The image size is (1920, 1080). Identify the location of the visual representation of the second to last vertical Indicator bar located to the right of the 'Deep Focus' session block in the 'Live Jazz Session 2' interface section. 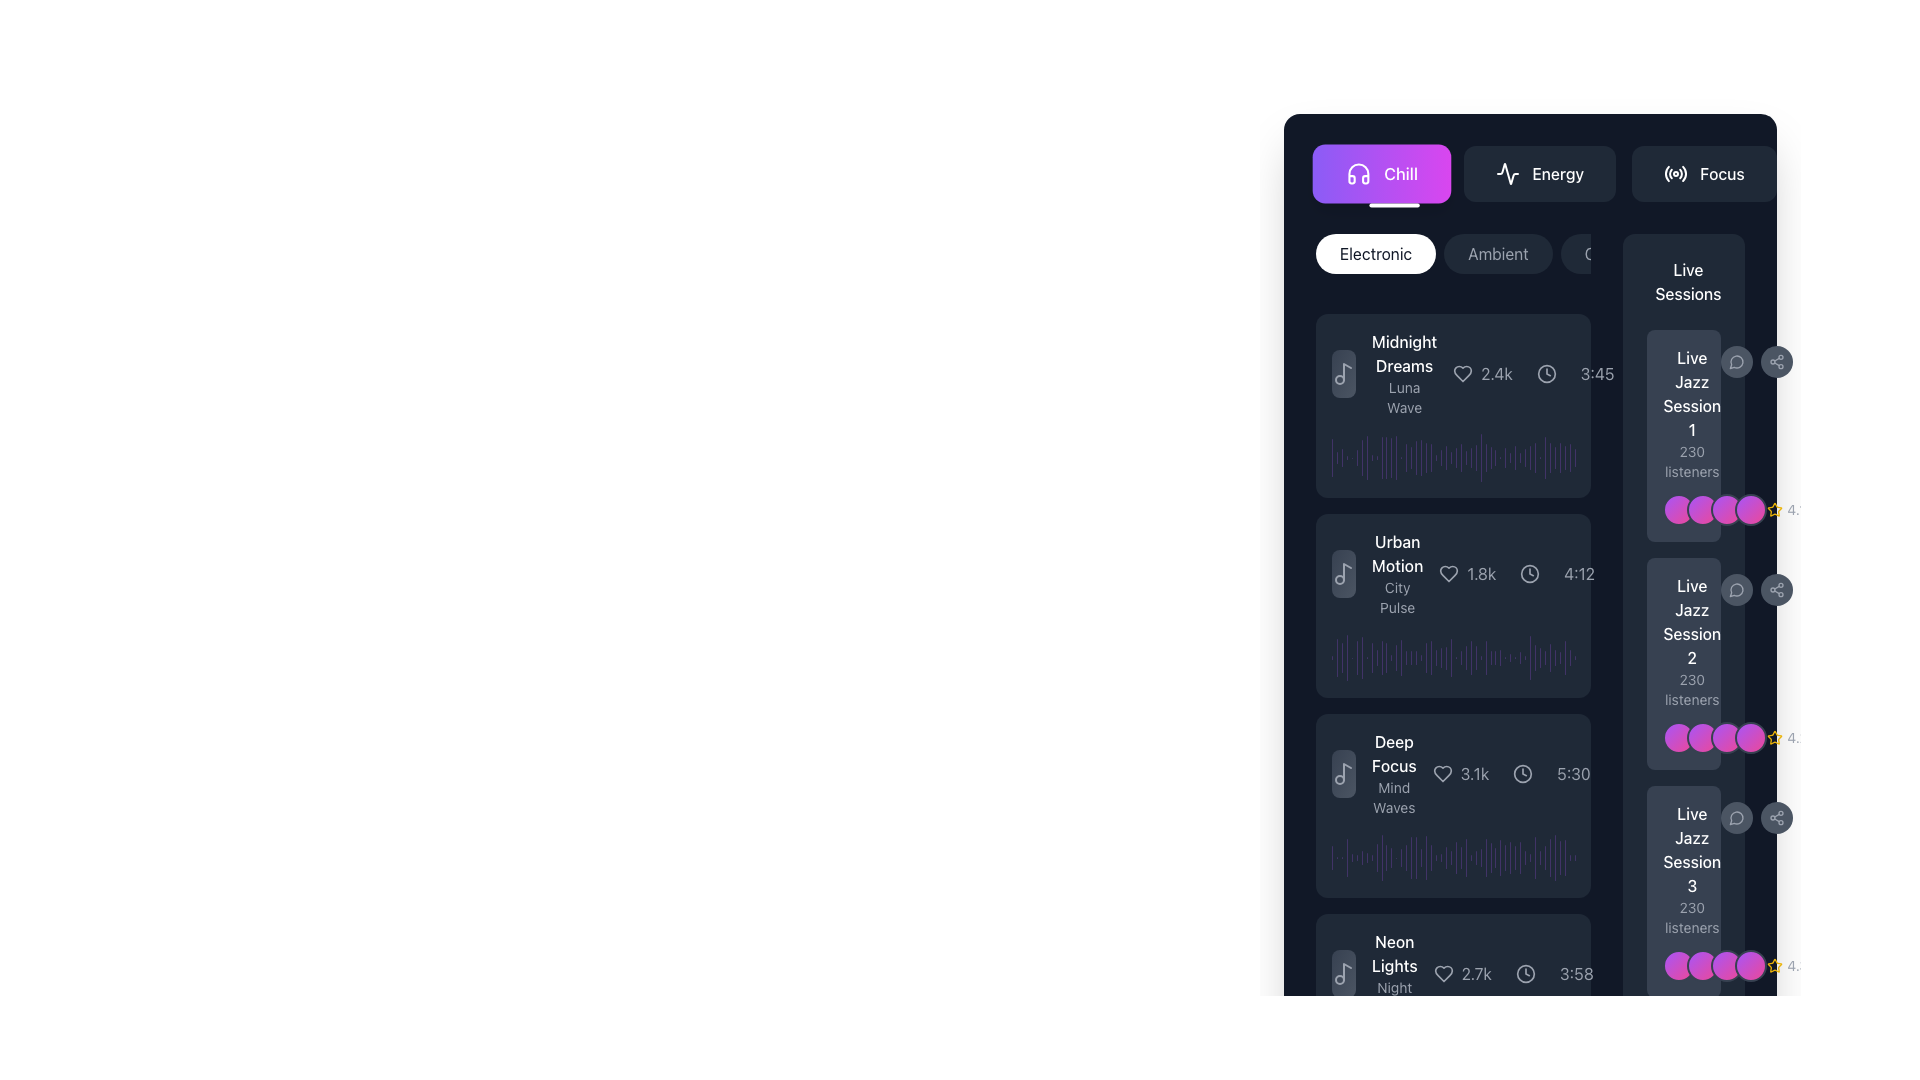
(1564, 856).